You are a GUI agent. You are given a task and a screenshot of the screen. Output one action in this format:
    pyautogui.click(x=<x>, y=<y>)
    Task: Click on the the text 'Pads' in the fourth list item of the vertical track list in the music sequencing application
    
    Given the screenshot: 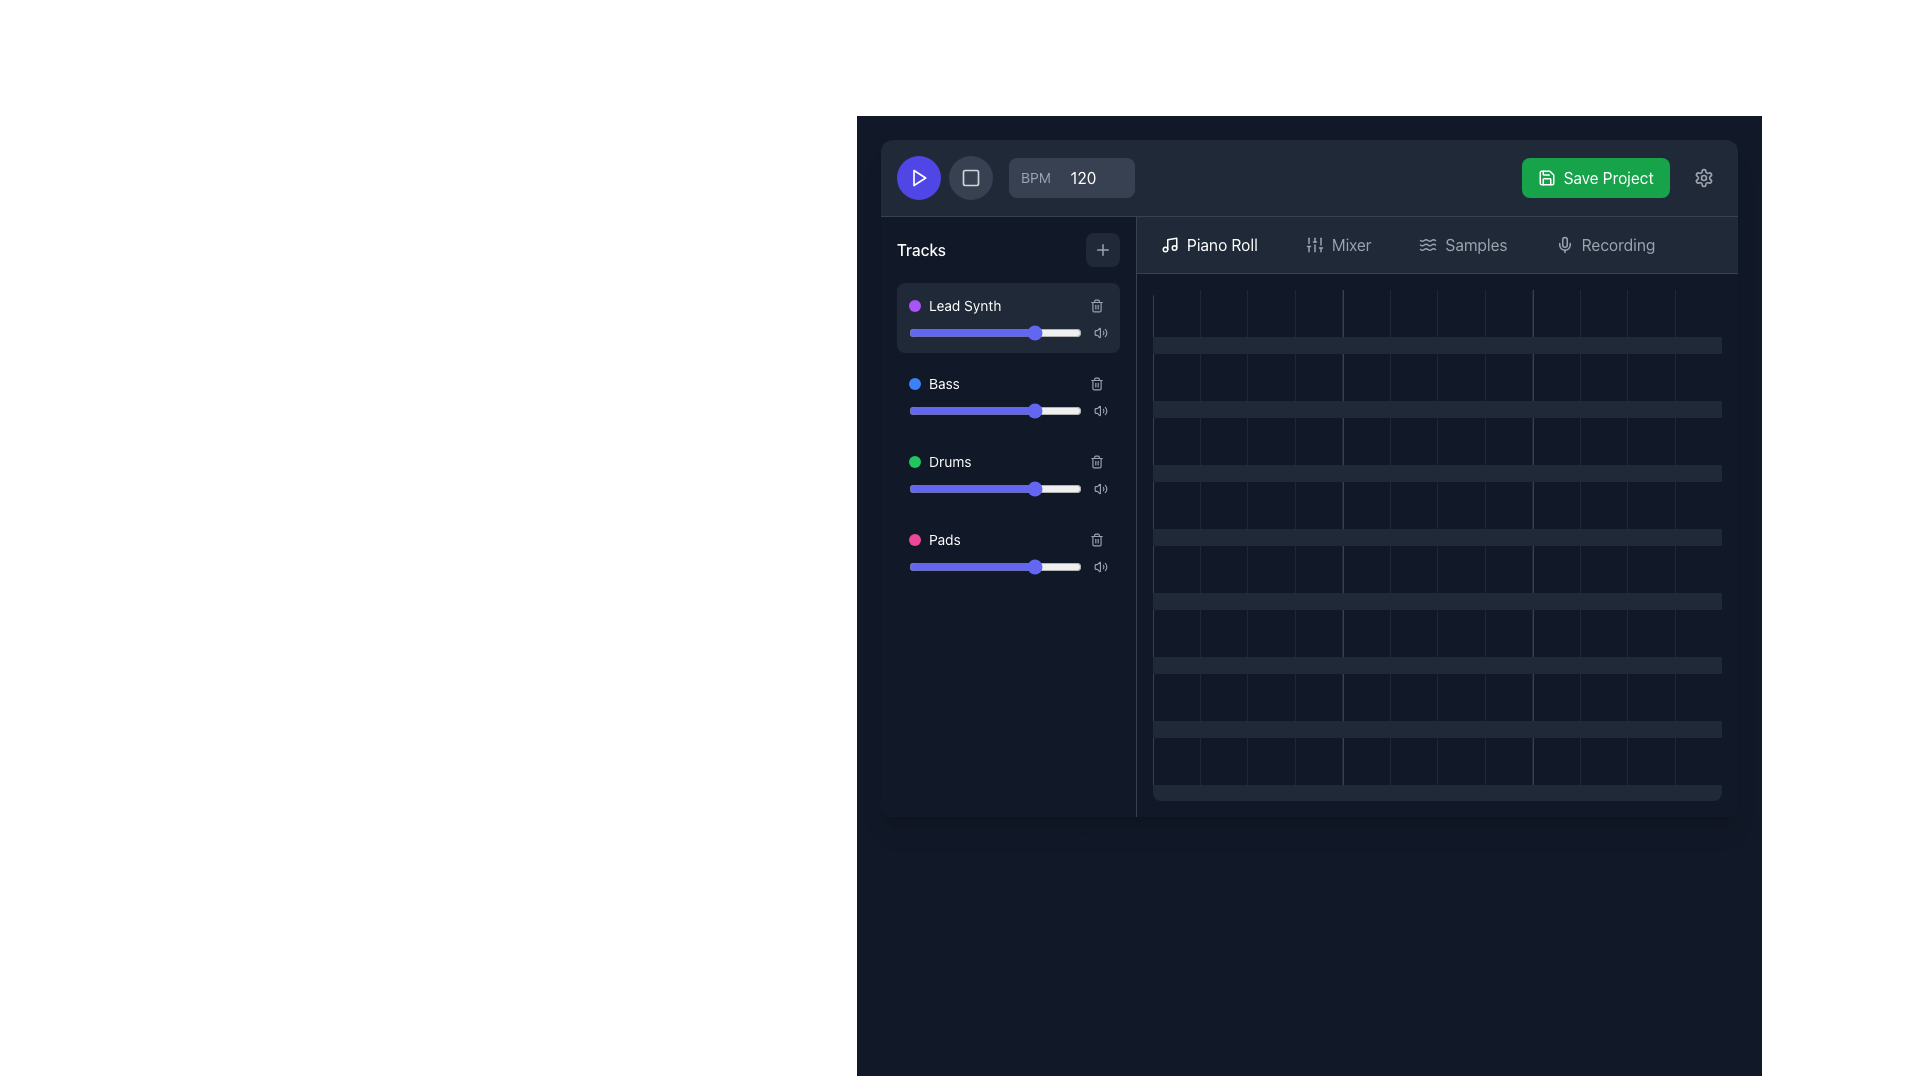 What is the action you would take?
    pyautogui.click(x=933, y=540)
    